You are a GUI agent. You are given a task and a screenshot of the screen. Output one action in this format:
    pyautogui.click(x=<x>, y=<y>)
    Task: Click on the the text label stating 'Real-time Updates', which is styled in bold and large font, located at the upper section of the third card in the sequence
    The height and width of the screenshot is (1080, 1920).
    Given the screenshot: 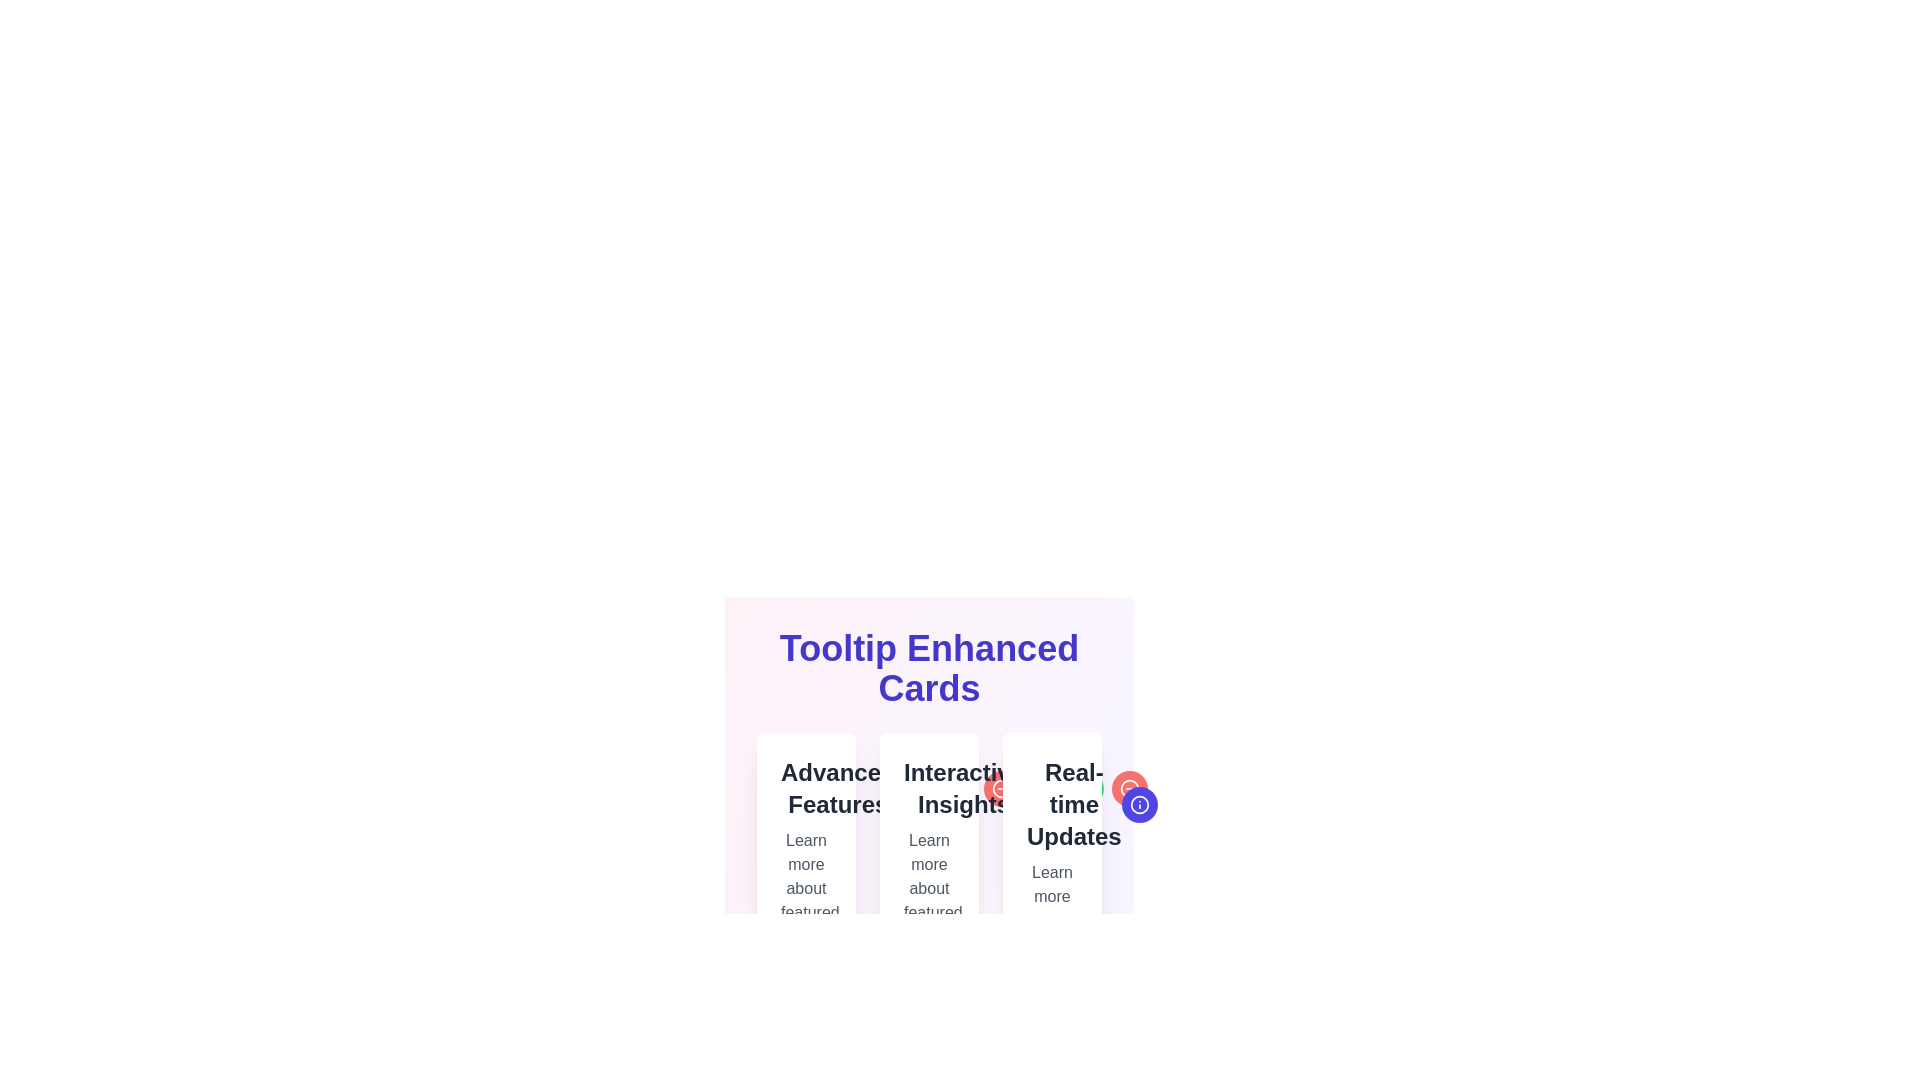 What is the action you would take?
    pyautogui.click(x=1051, y=804)
    